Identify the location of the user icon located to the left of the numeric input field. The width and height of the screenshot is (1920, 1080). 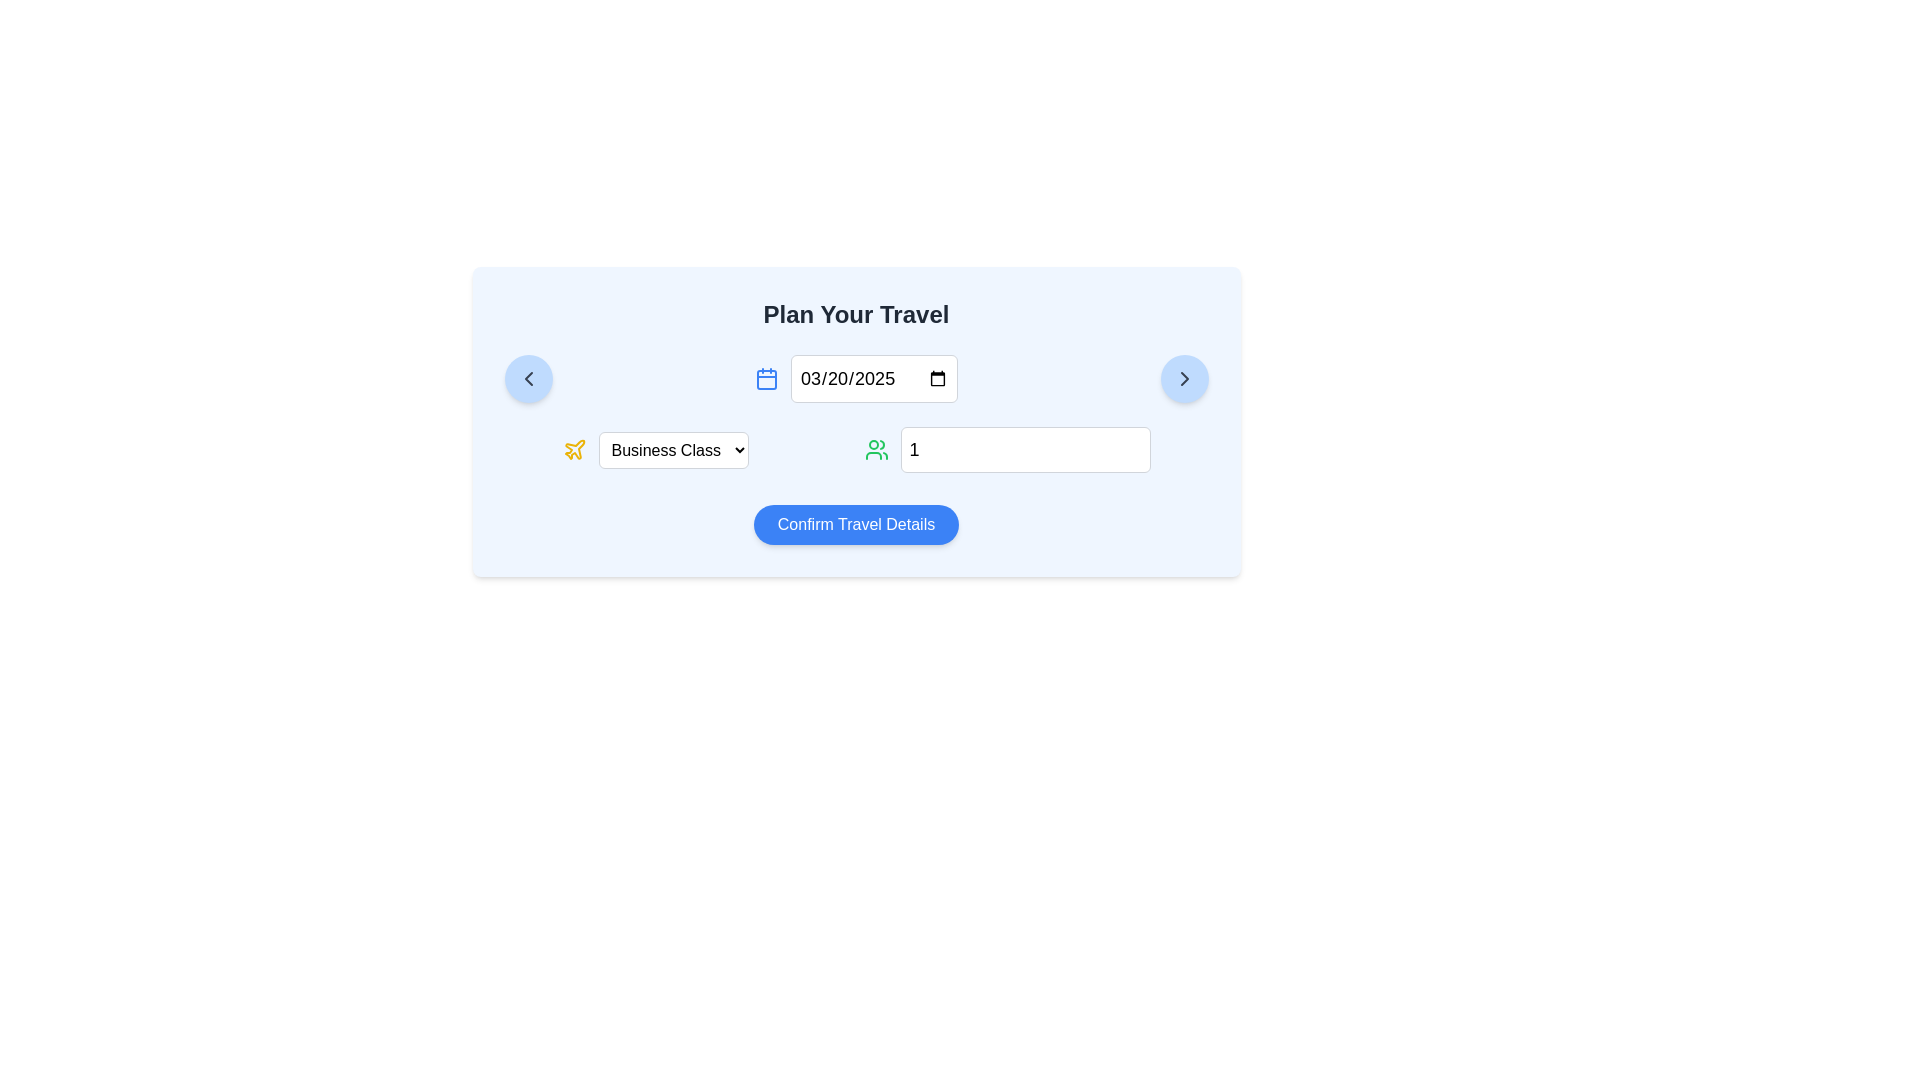
(876, 450).